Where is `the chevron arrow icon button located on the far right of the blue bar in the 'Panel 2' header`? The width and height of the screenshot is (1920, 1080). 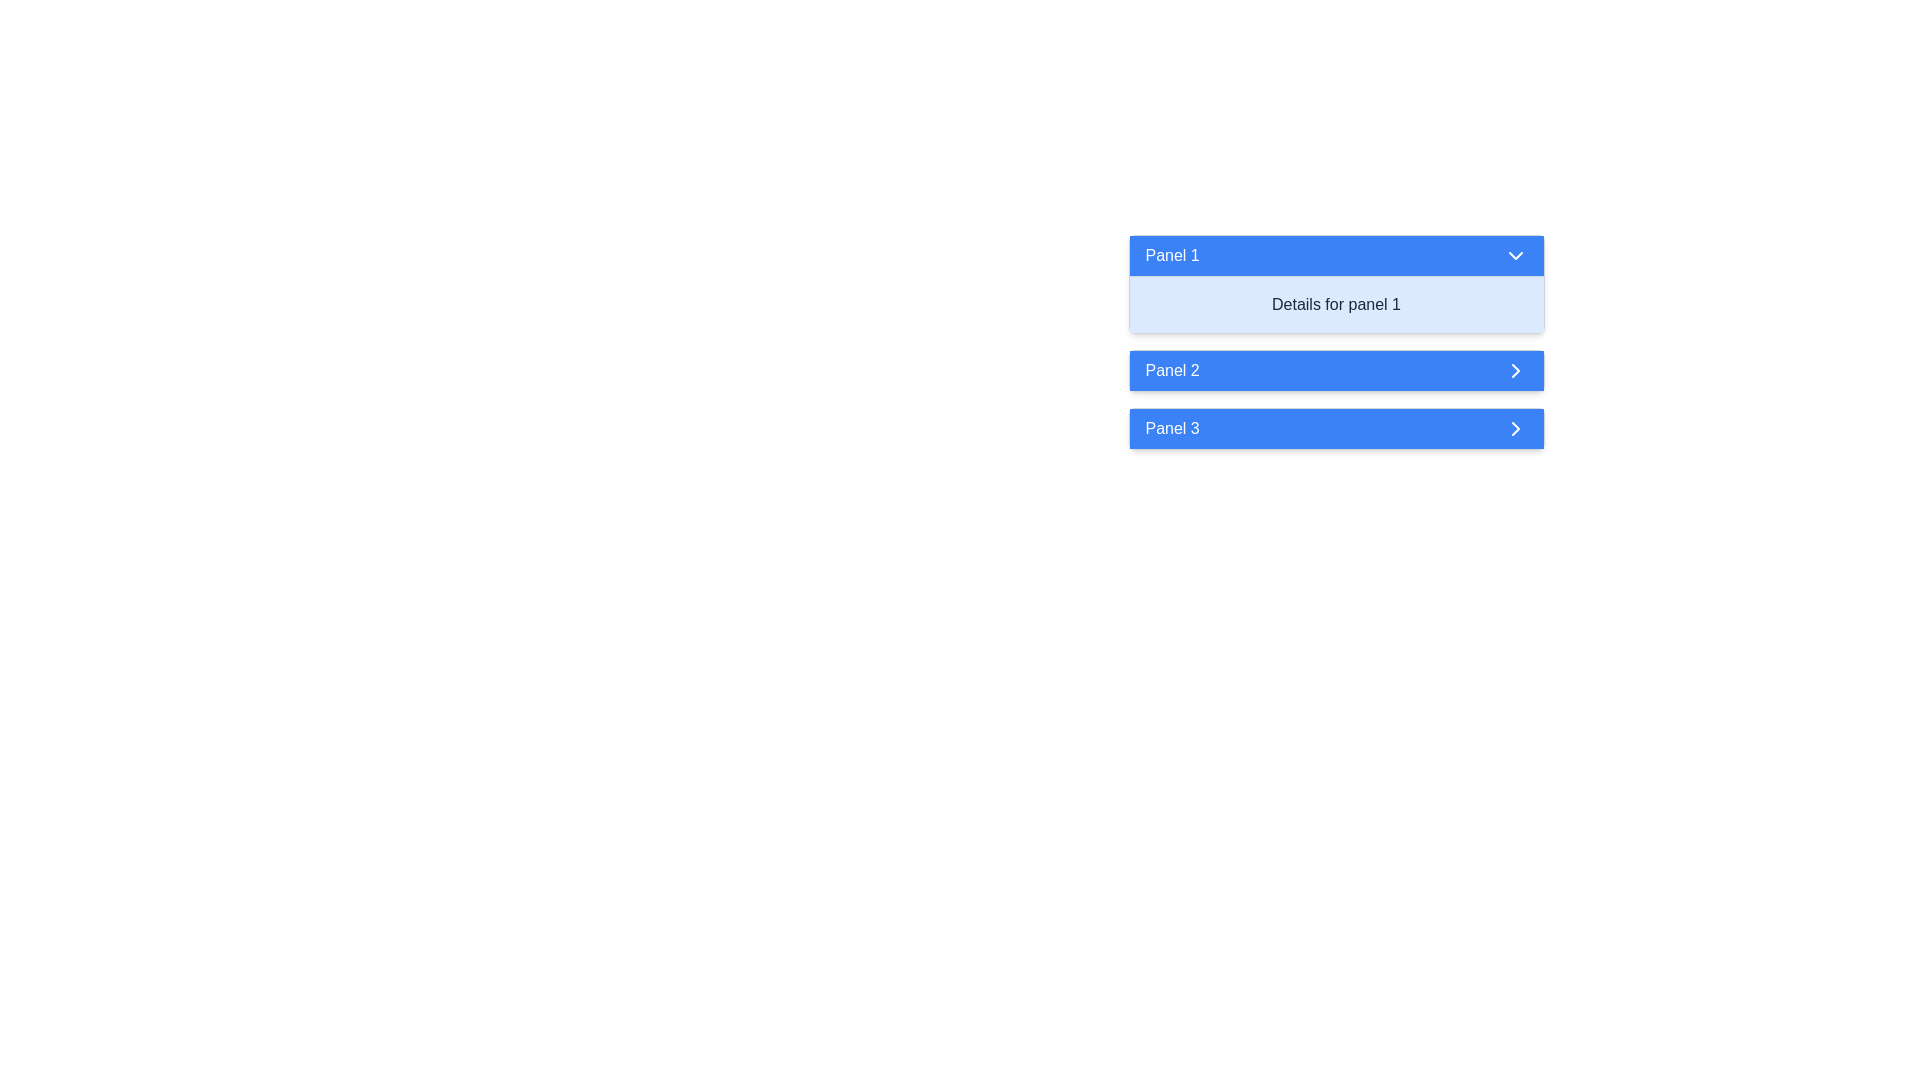 the chevron arrow icon button located on the far right of the blue bar in the 'Panel 2' header is located at coordinates (1515, 370).